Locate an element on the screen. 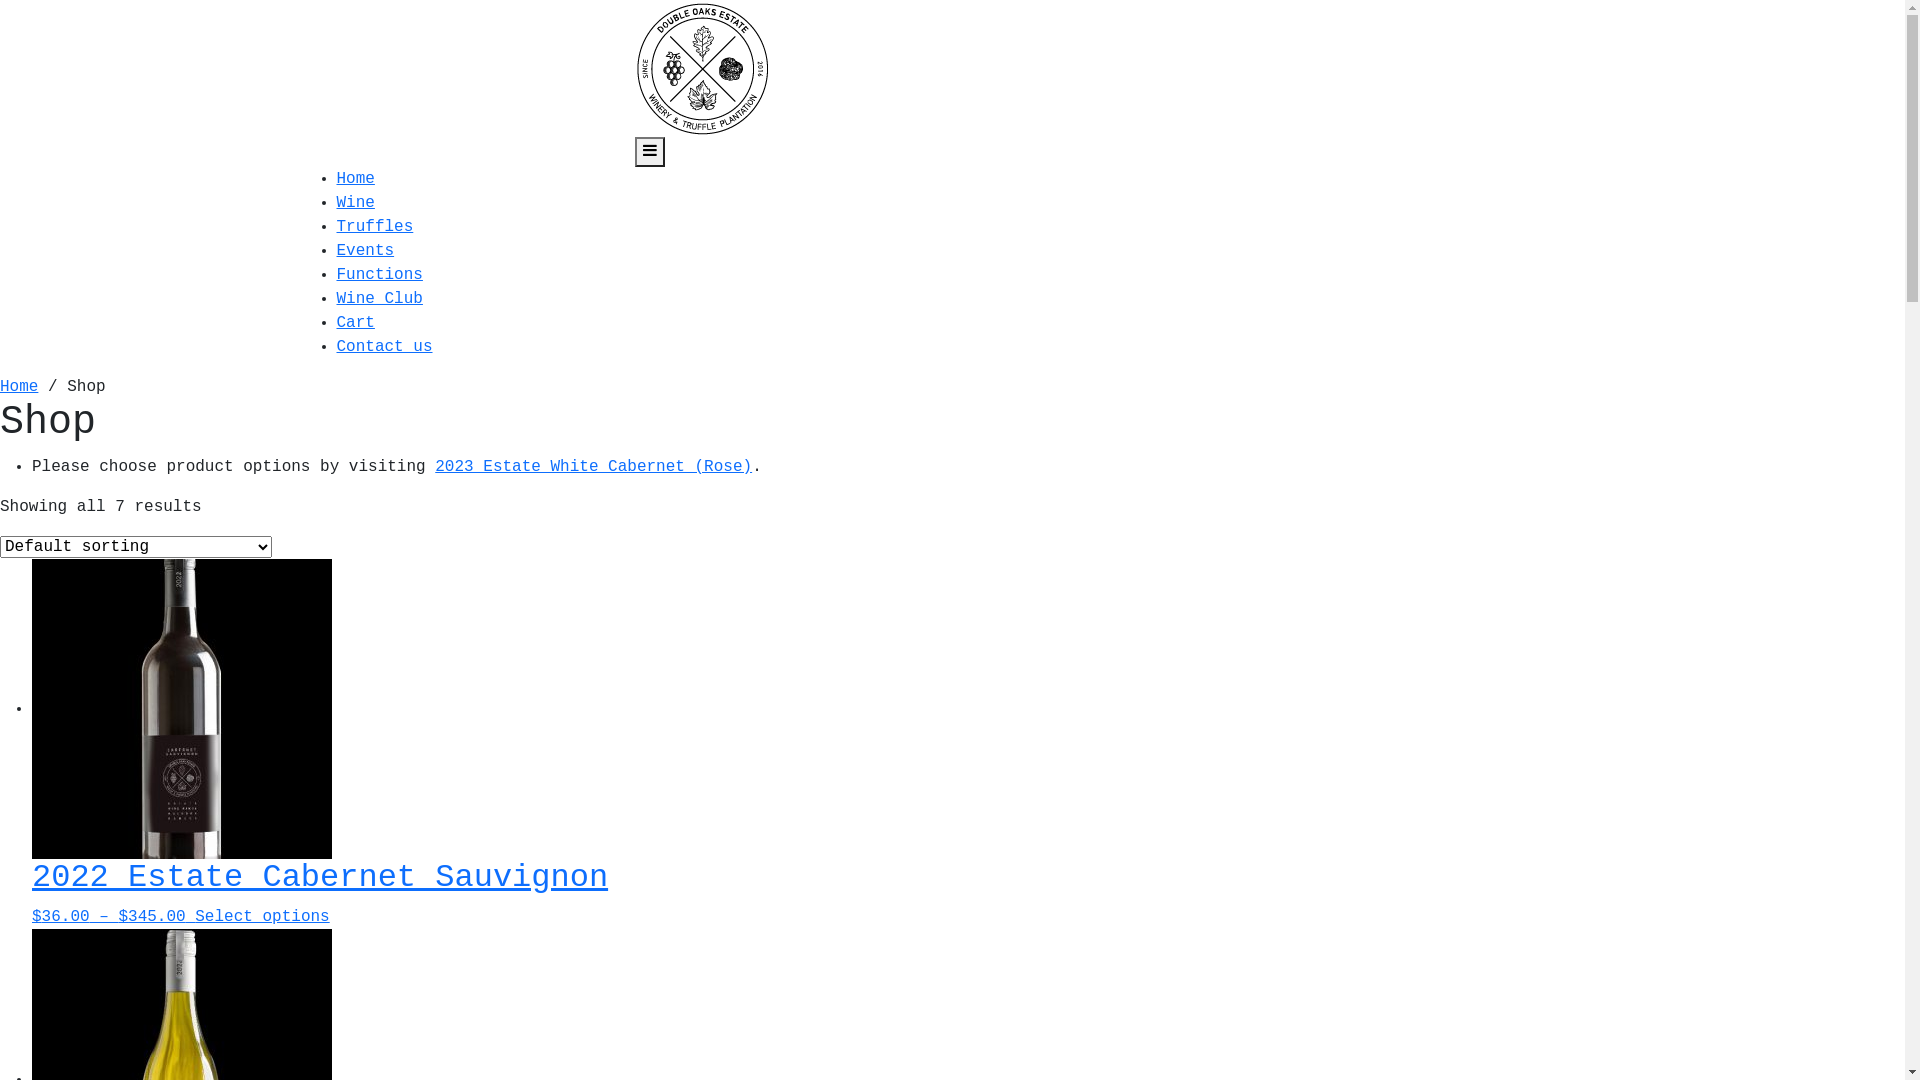 Image resolution: width=1920 pixels, height=1080 pixels. 'Events' is located at coordinates (364, 249).